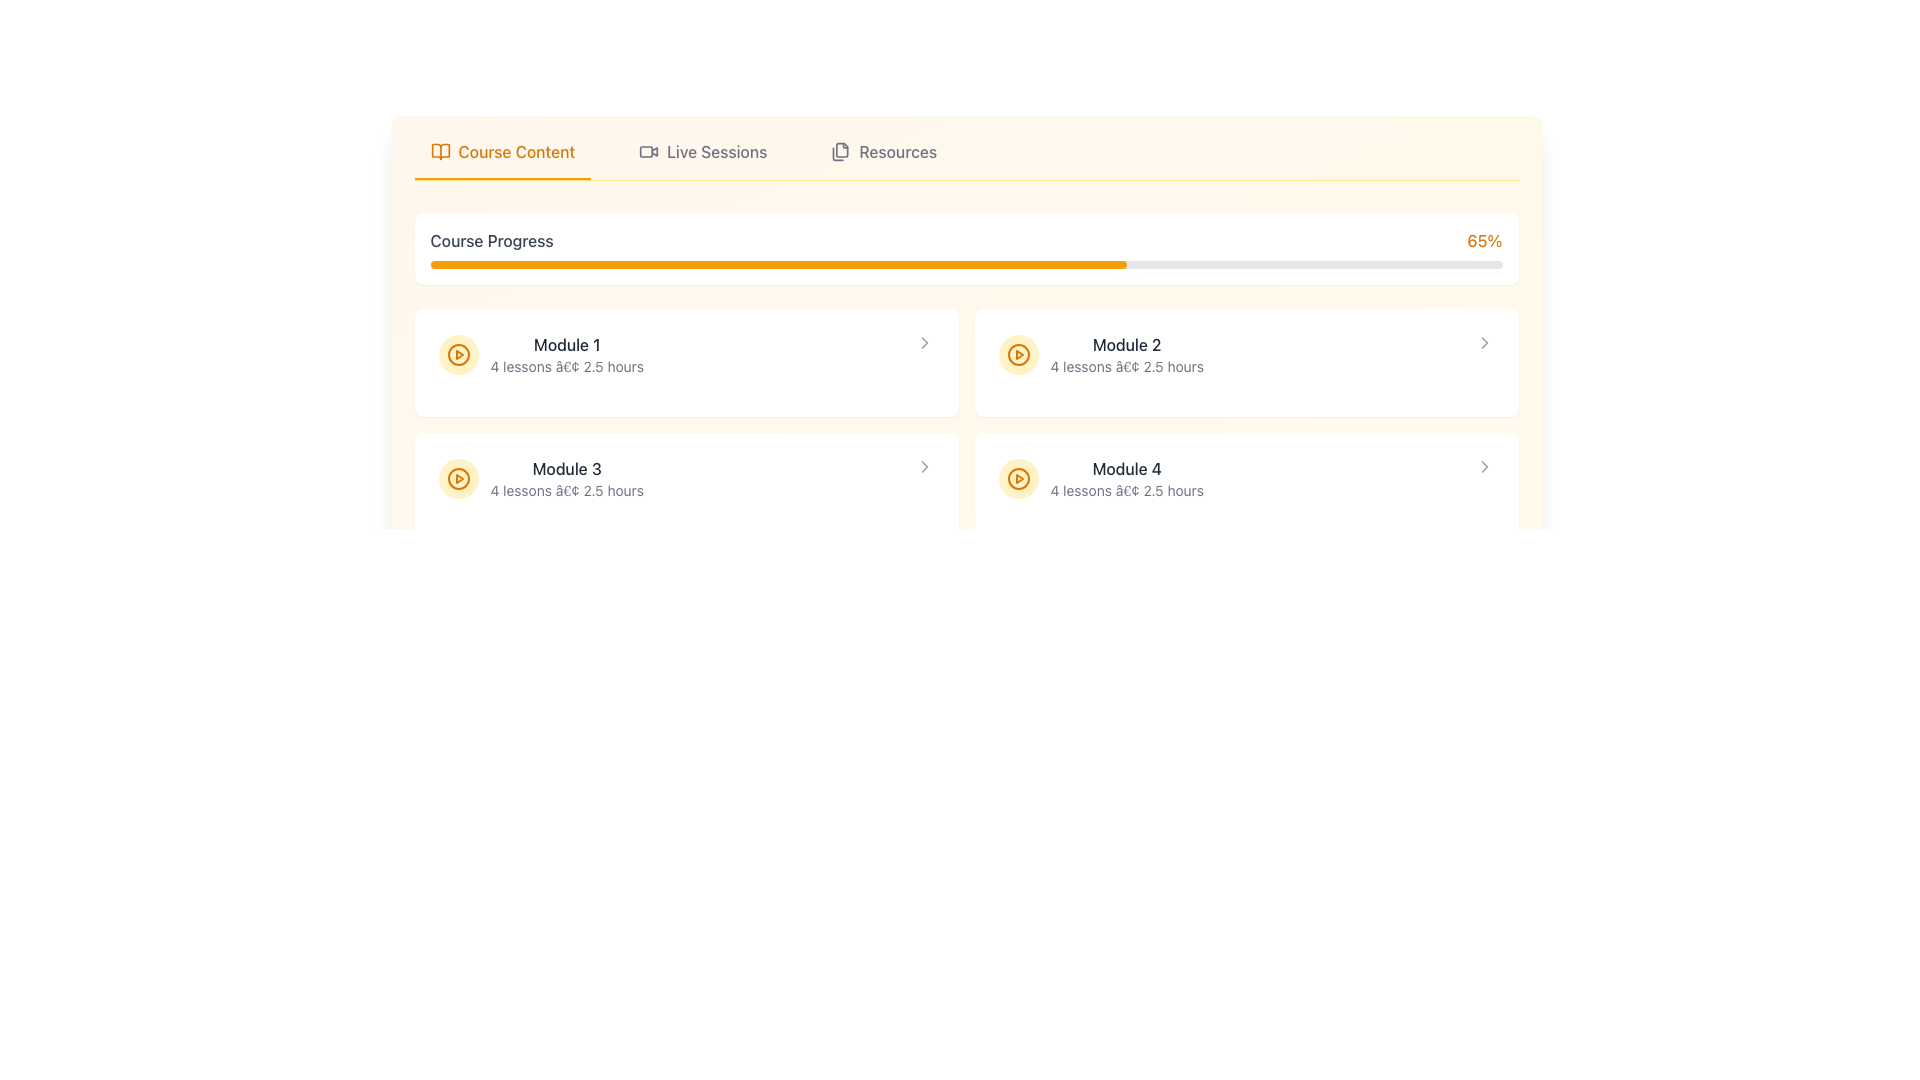 The height and width of the screenshot is (1080, 1920). I want to click on summary information text label located directly below the title 'Module 1' in the top-left card of the section, so click(566, 366).